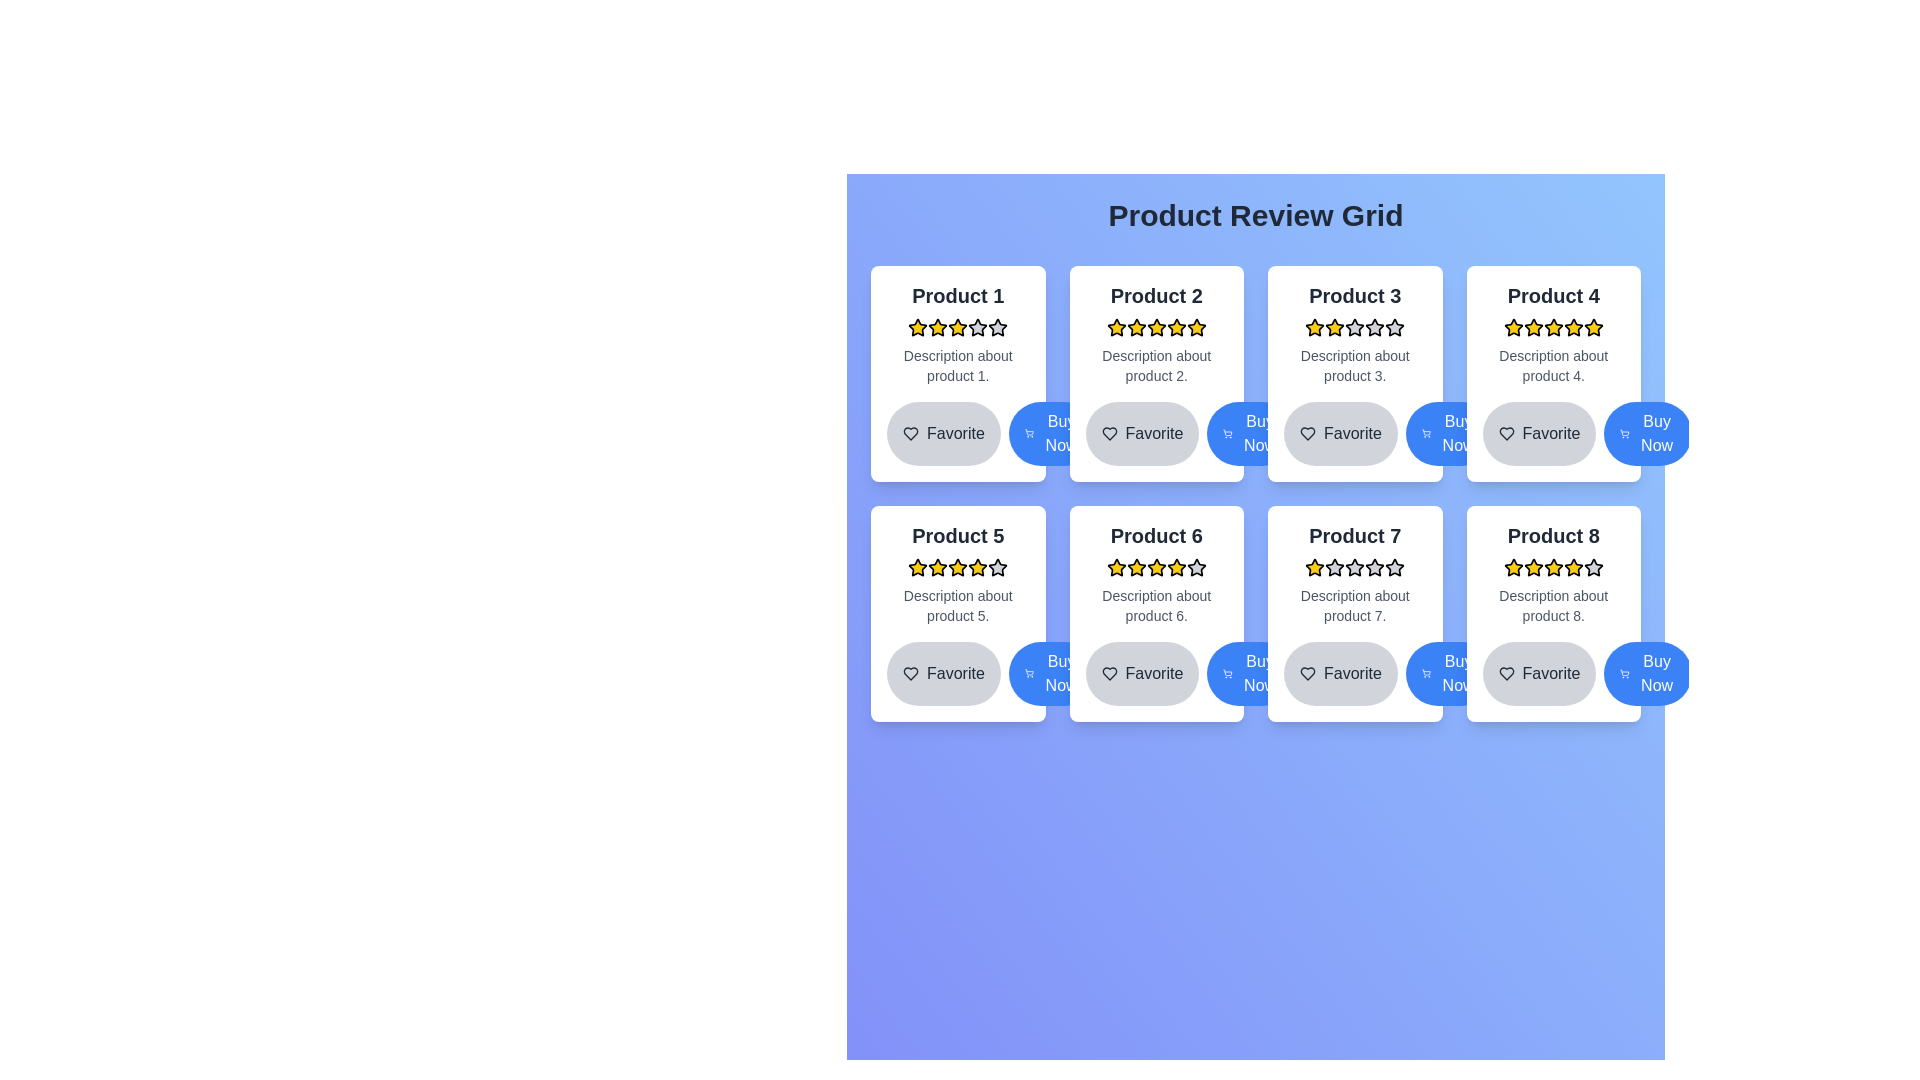 Image resolution: width=1920 pixels, height=1080 pixels. What do you see at coordinates (998, 326) in the screenshot?
I see `the fourth star icon with a black border and white interior in the rating section of the 'Product 1' card` at bounding box center [998, 326].